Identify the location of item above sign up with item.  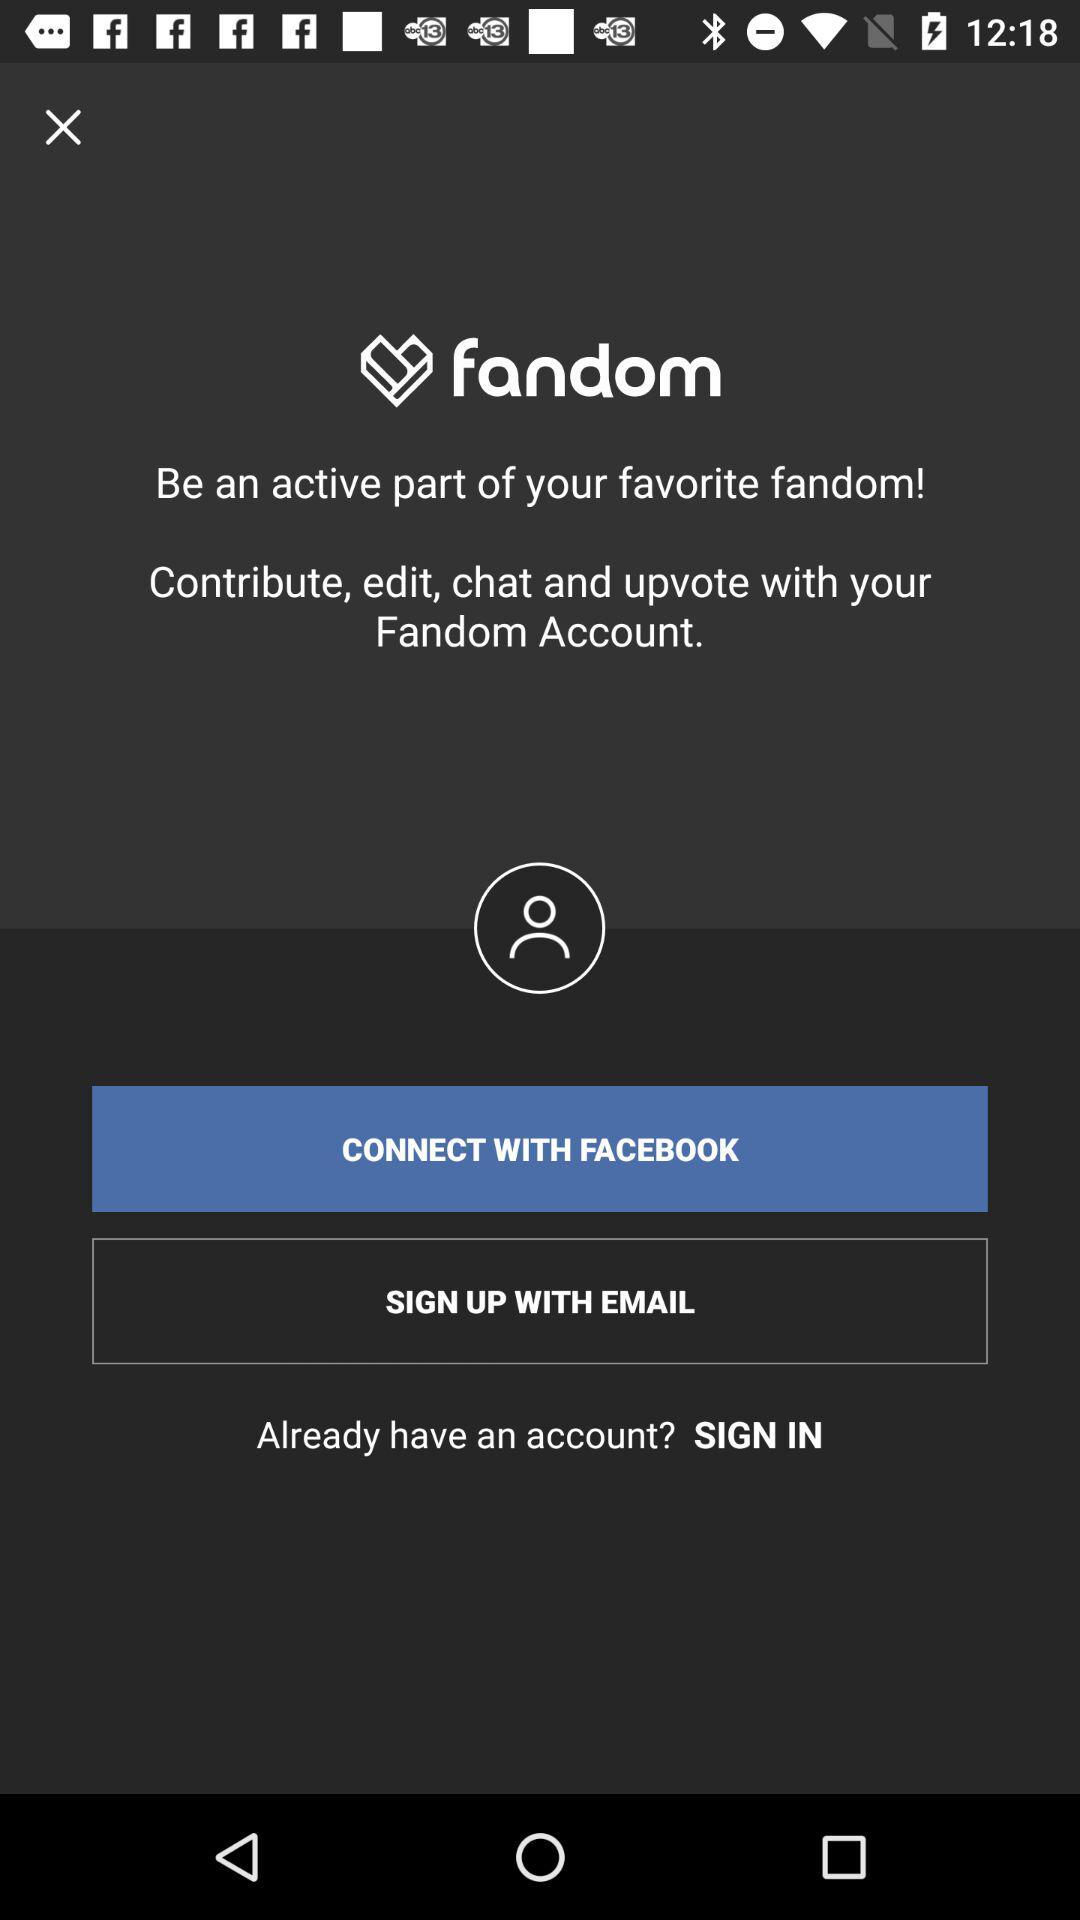
(540, 1148).